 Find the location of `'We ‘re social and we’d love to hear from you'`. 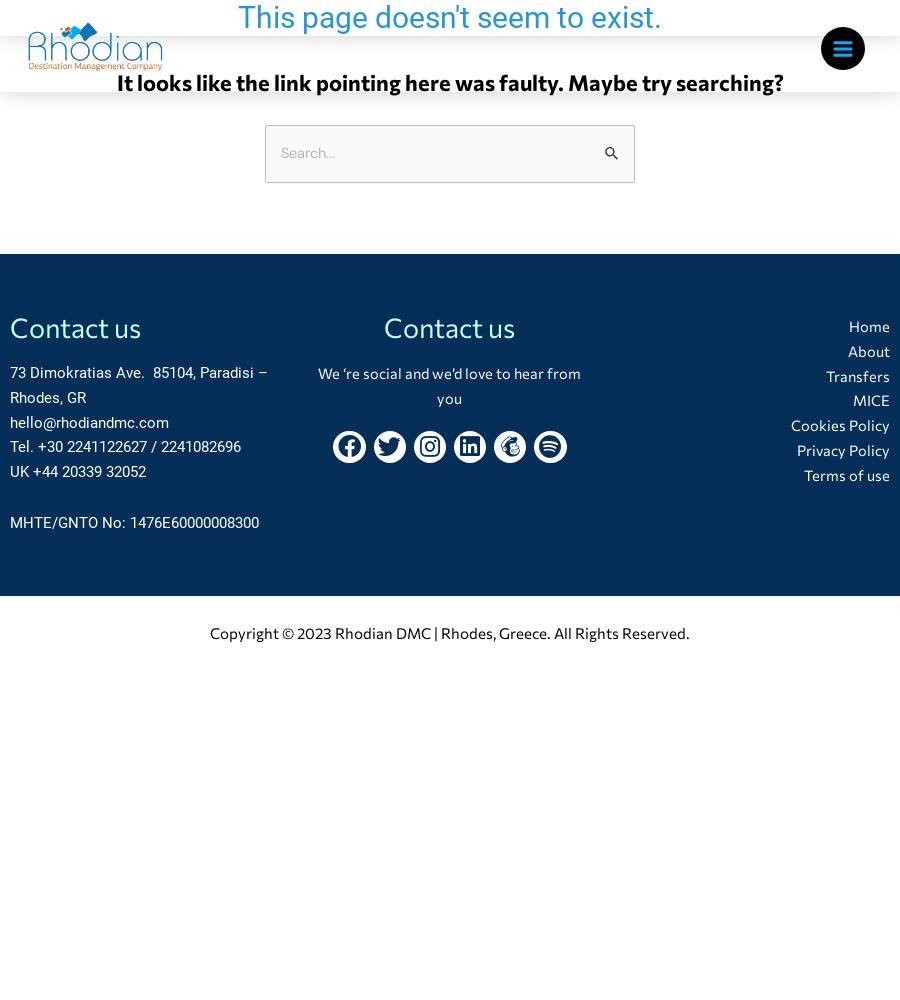

'We ‘re social and we’d love to hear from you' is located at coordinates (449, 384).